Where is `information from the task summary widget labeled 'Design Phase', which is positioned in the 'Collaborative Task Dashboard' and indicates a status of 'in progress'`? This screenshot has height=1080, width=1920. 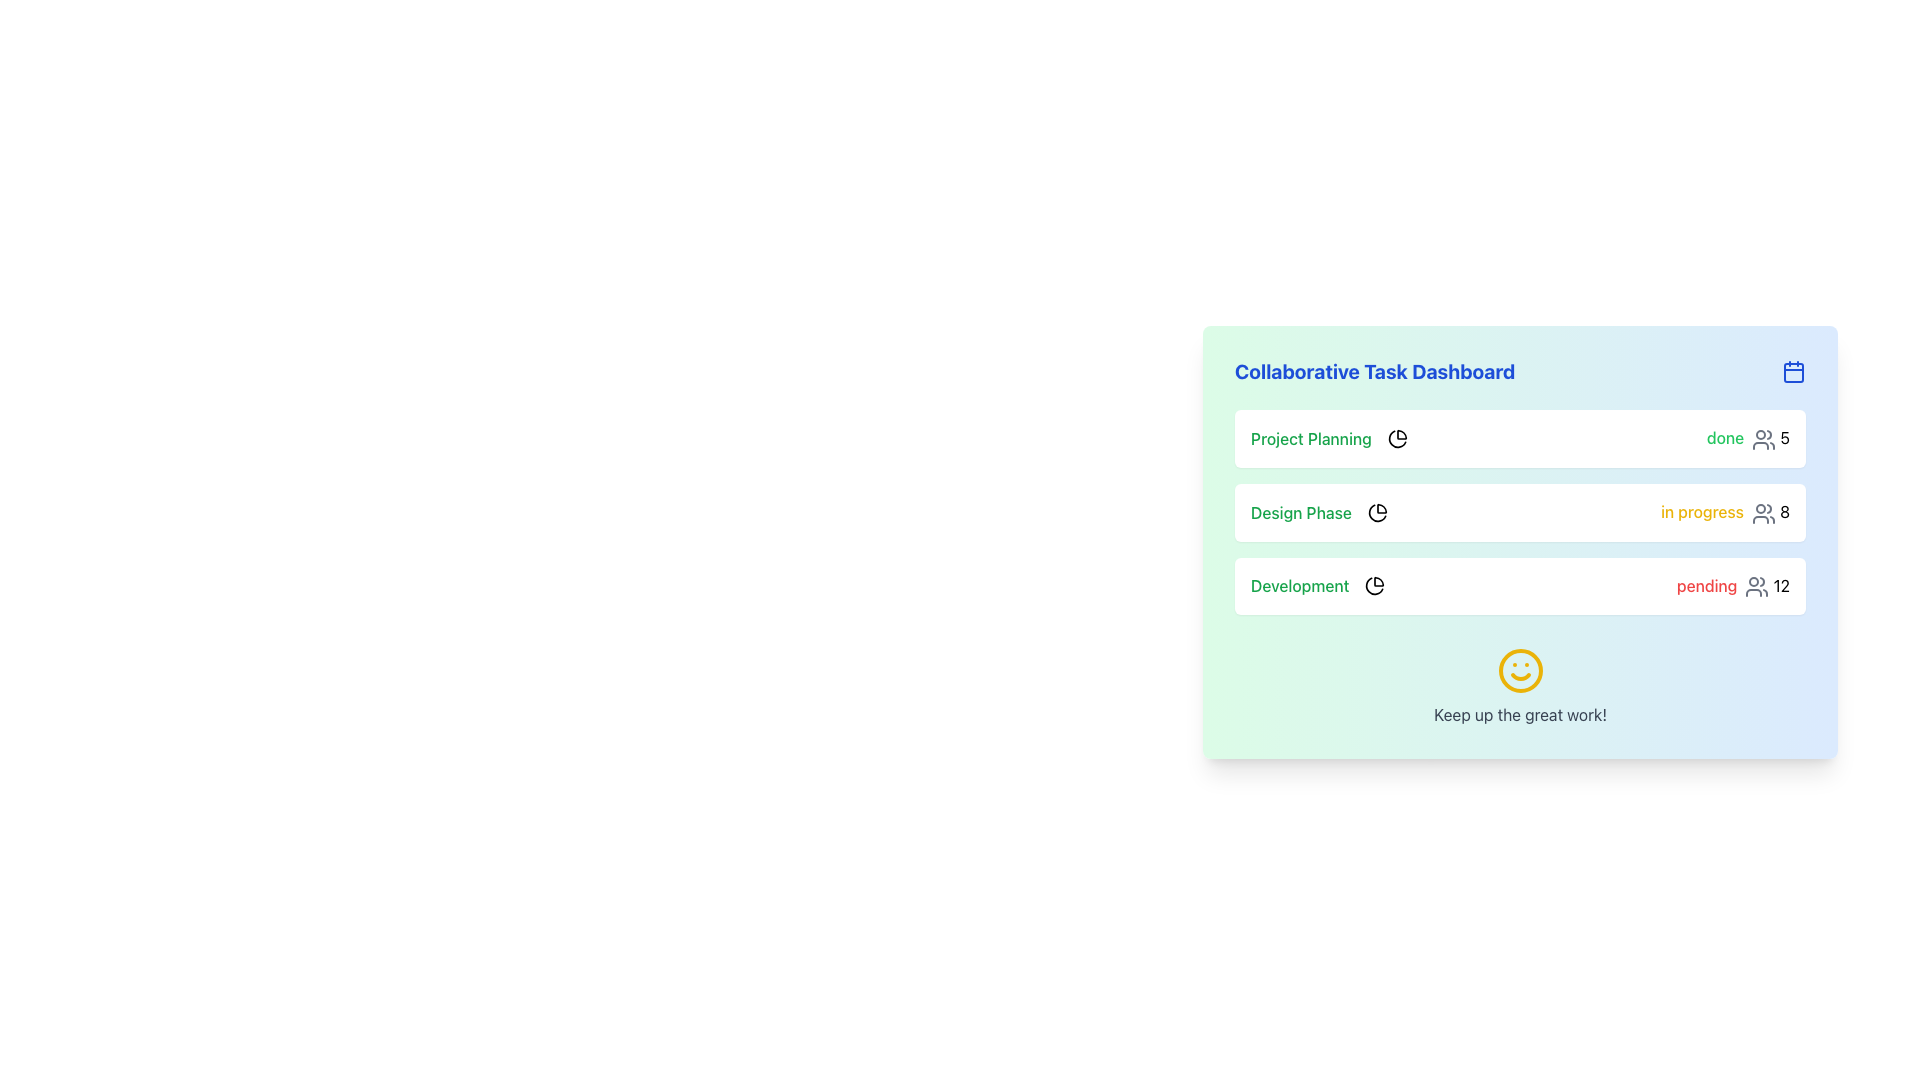 information from the task summary widget labeled 'Design Phase', which is positioned in the 'Collaborative Task Dashboard' and indicates a status of 'in progress' is located at coordinates (1520, 511).